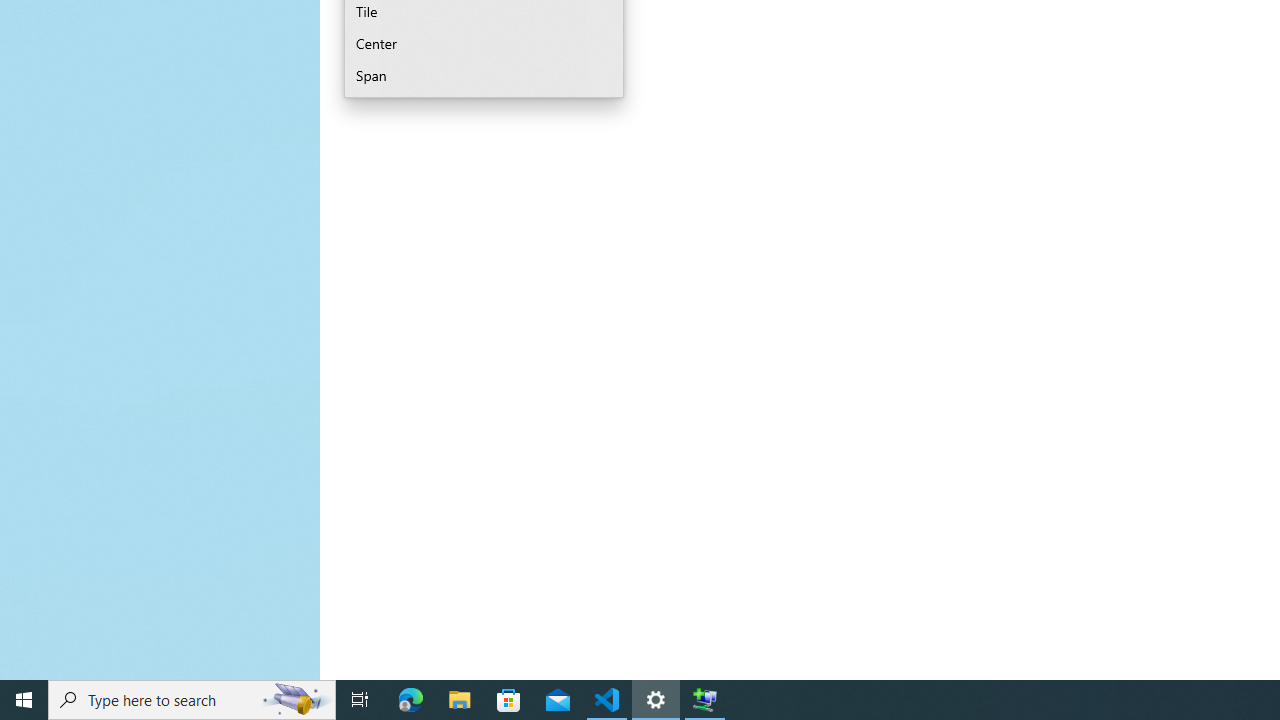 The width and height of the screenshot is (1280, 720). I want to click on 'File Explorer', so click(459, 698).